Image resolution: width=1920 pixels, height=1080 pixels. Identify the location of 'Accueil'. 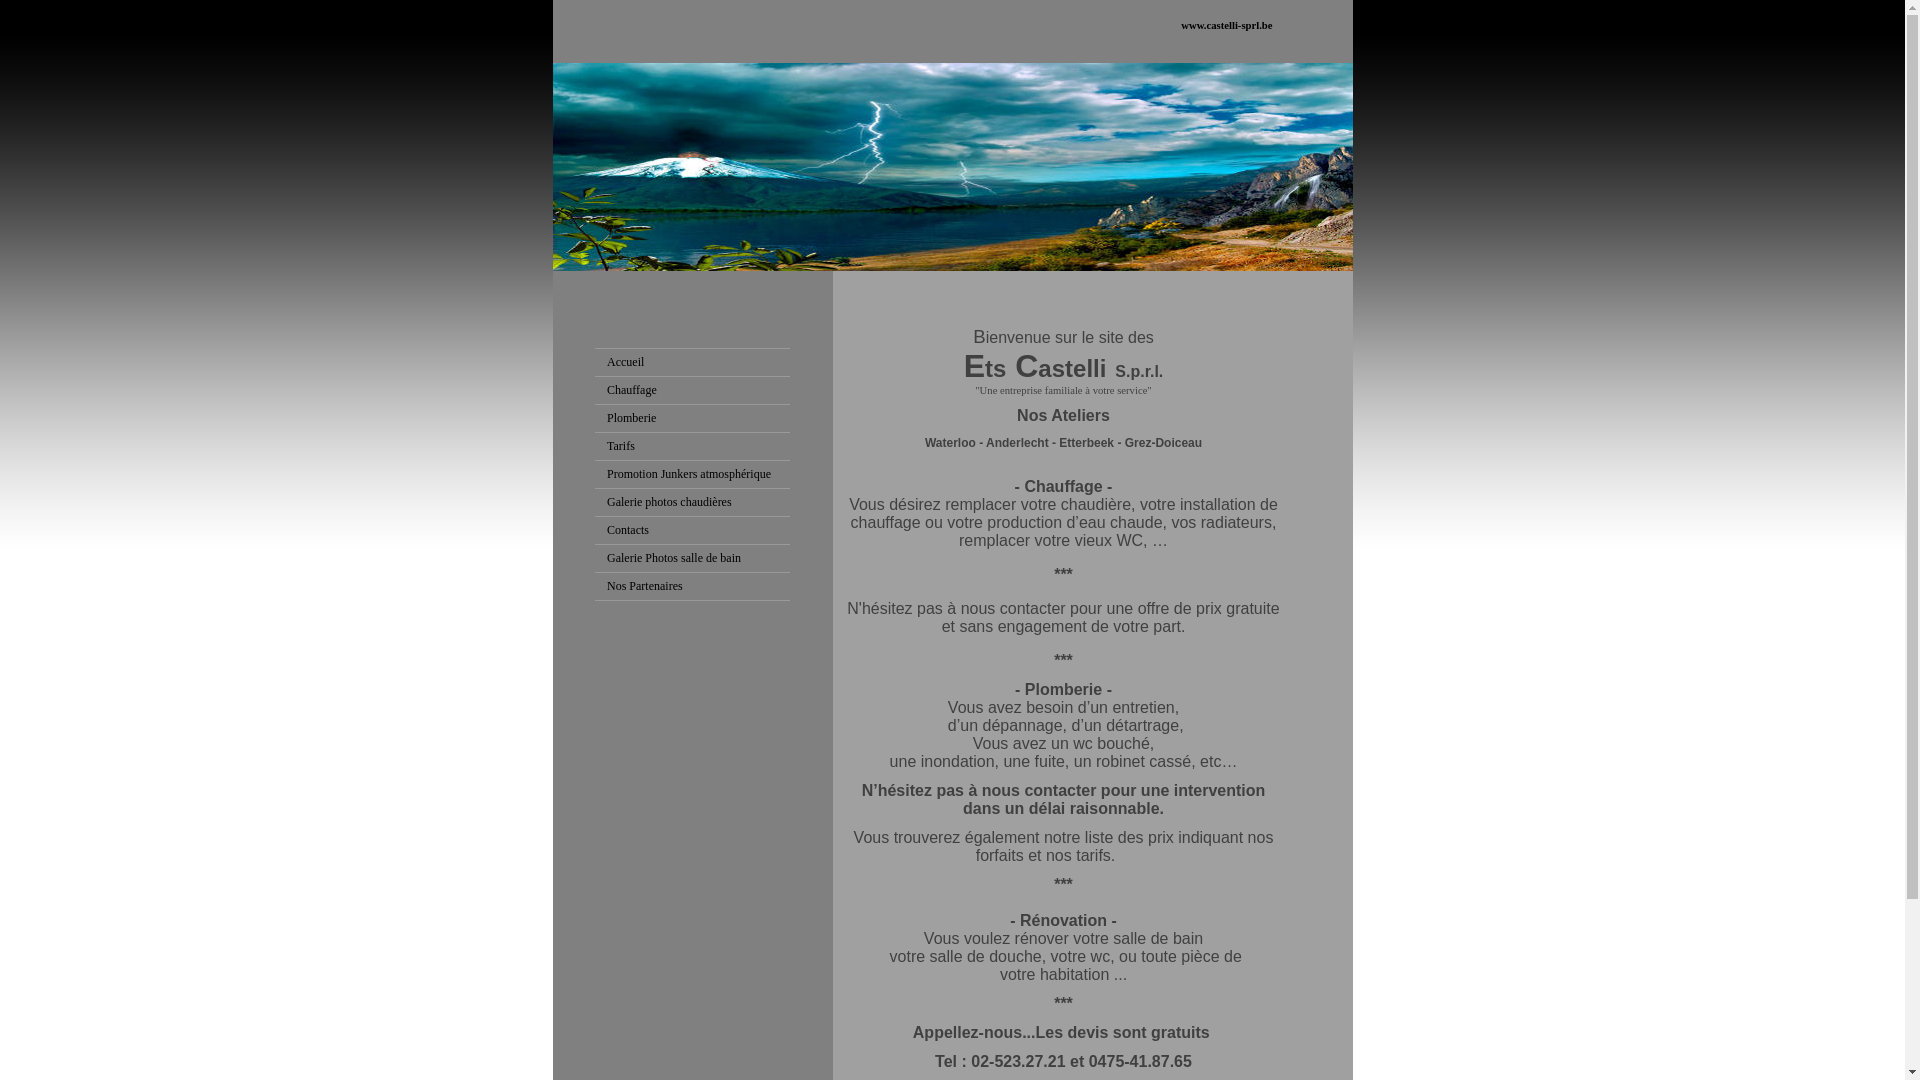
(605, 362).